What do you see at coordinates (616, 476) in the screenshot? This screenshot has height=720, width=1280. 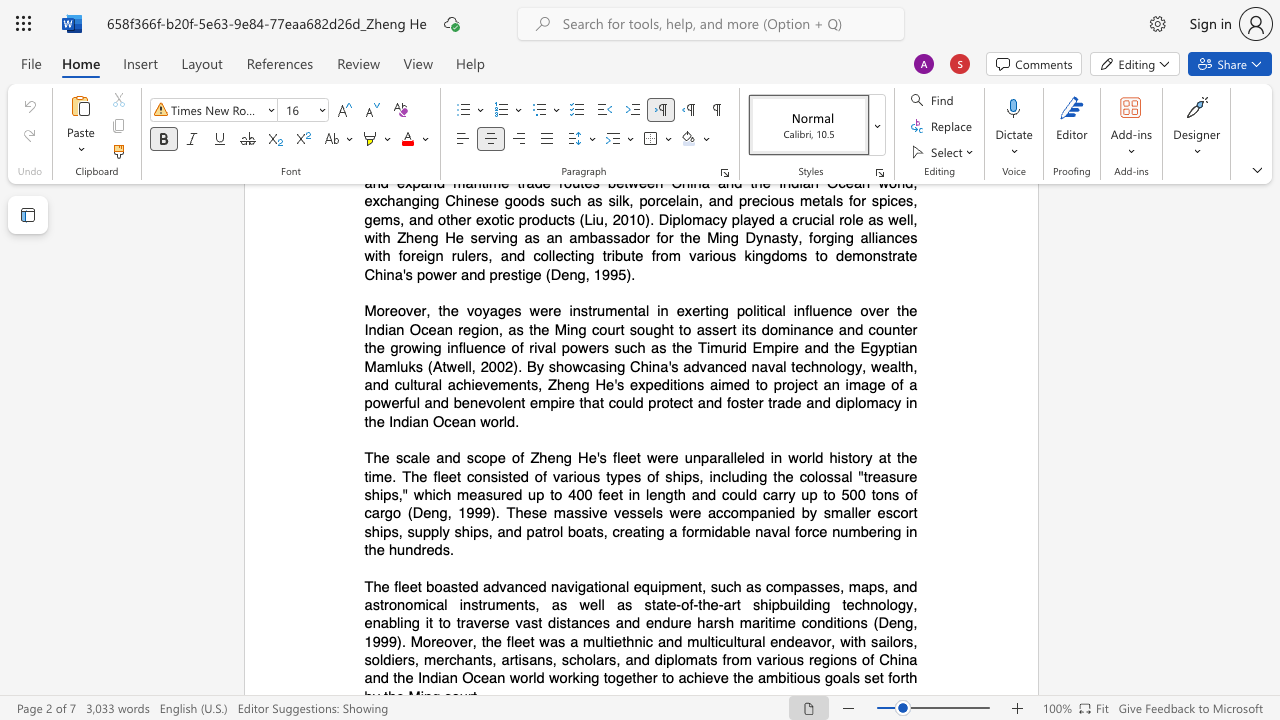 I see `the subset text "pe" within the text "various types"` at bounding box center [616, 476].